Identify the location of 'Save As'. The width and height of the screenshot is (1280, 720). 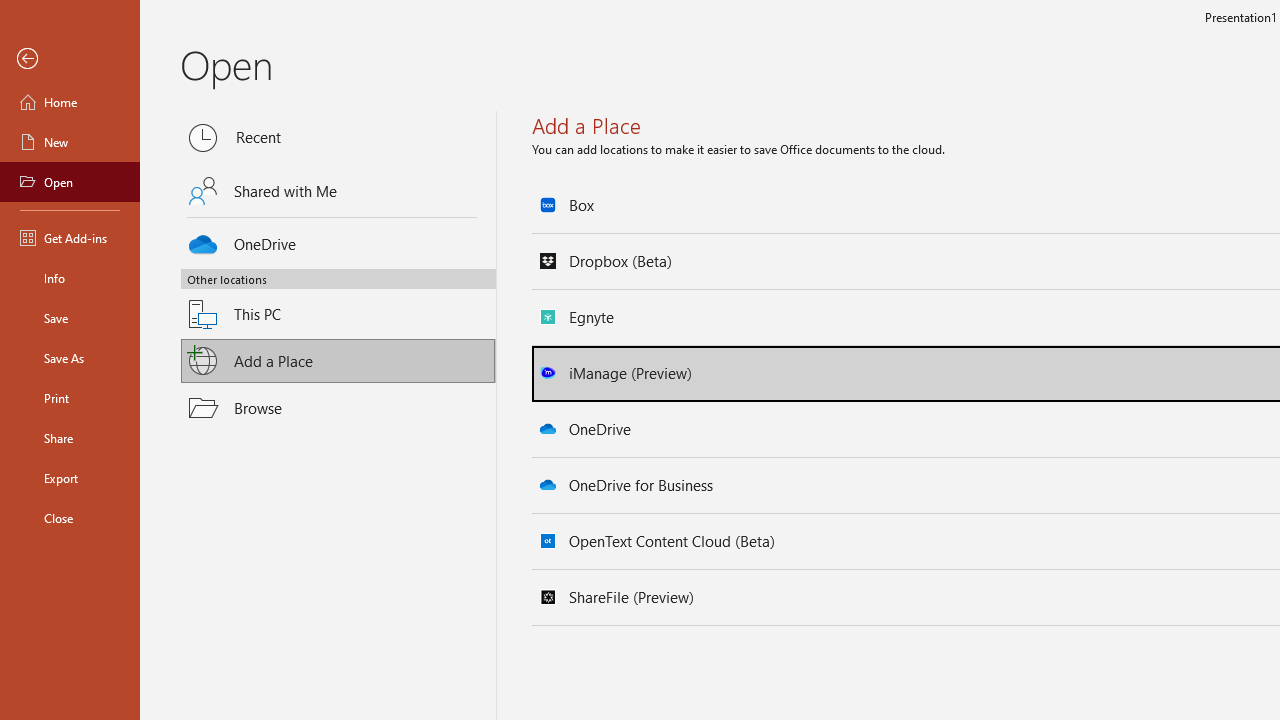
(69, 356).